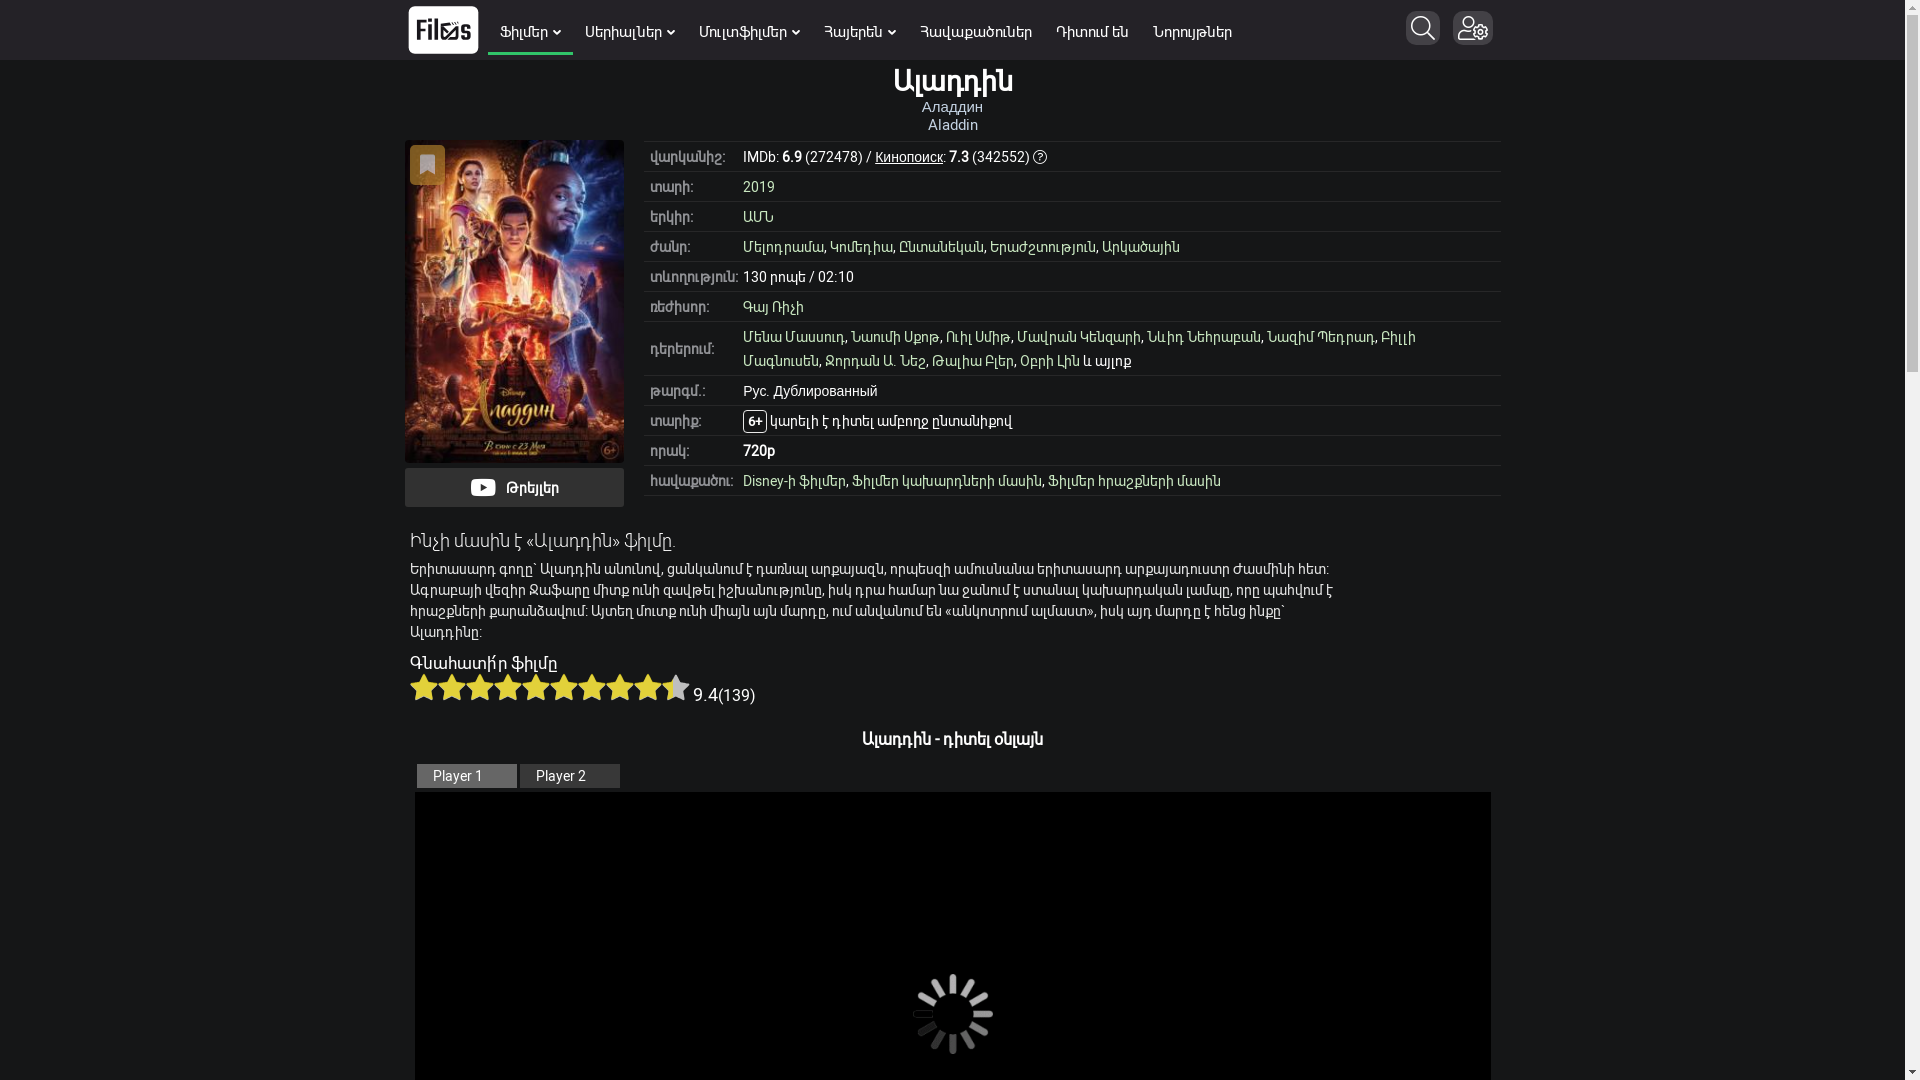  What do you see at coordinates (480, 685) in the screenshot?
I see `'3'` at bounding box center [480, 685].